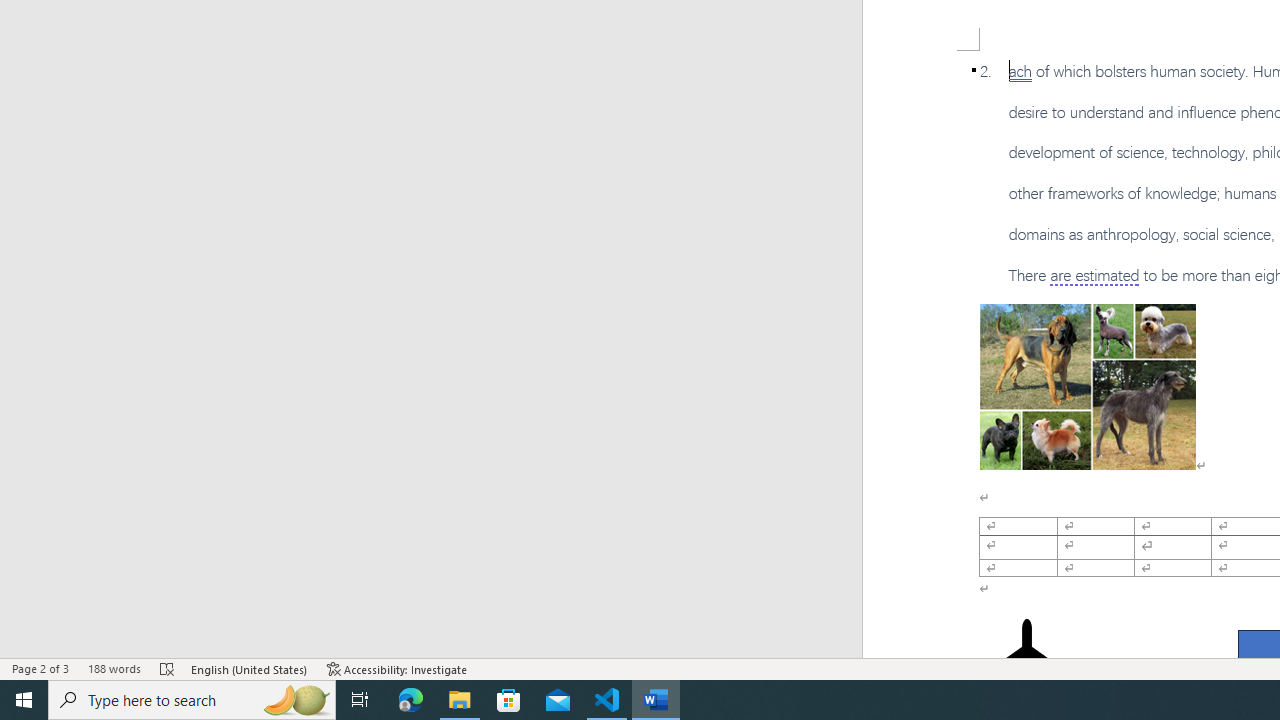  Describe the element at coordinates (40, 669) in the screenshot. I see `'Page Number Page 2 of 3'` at that location.